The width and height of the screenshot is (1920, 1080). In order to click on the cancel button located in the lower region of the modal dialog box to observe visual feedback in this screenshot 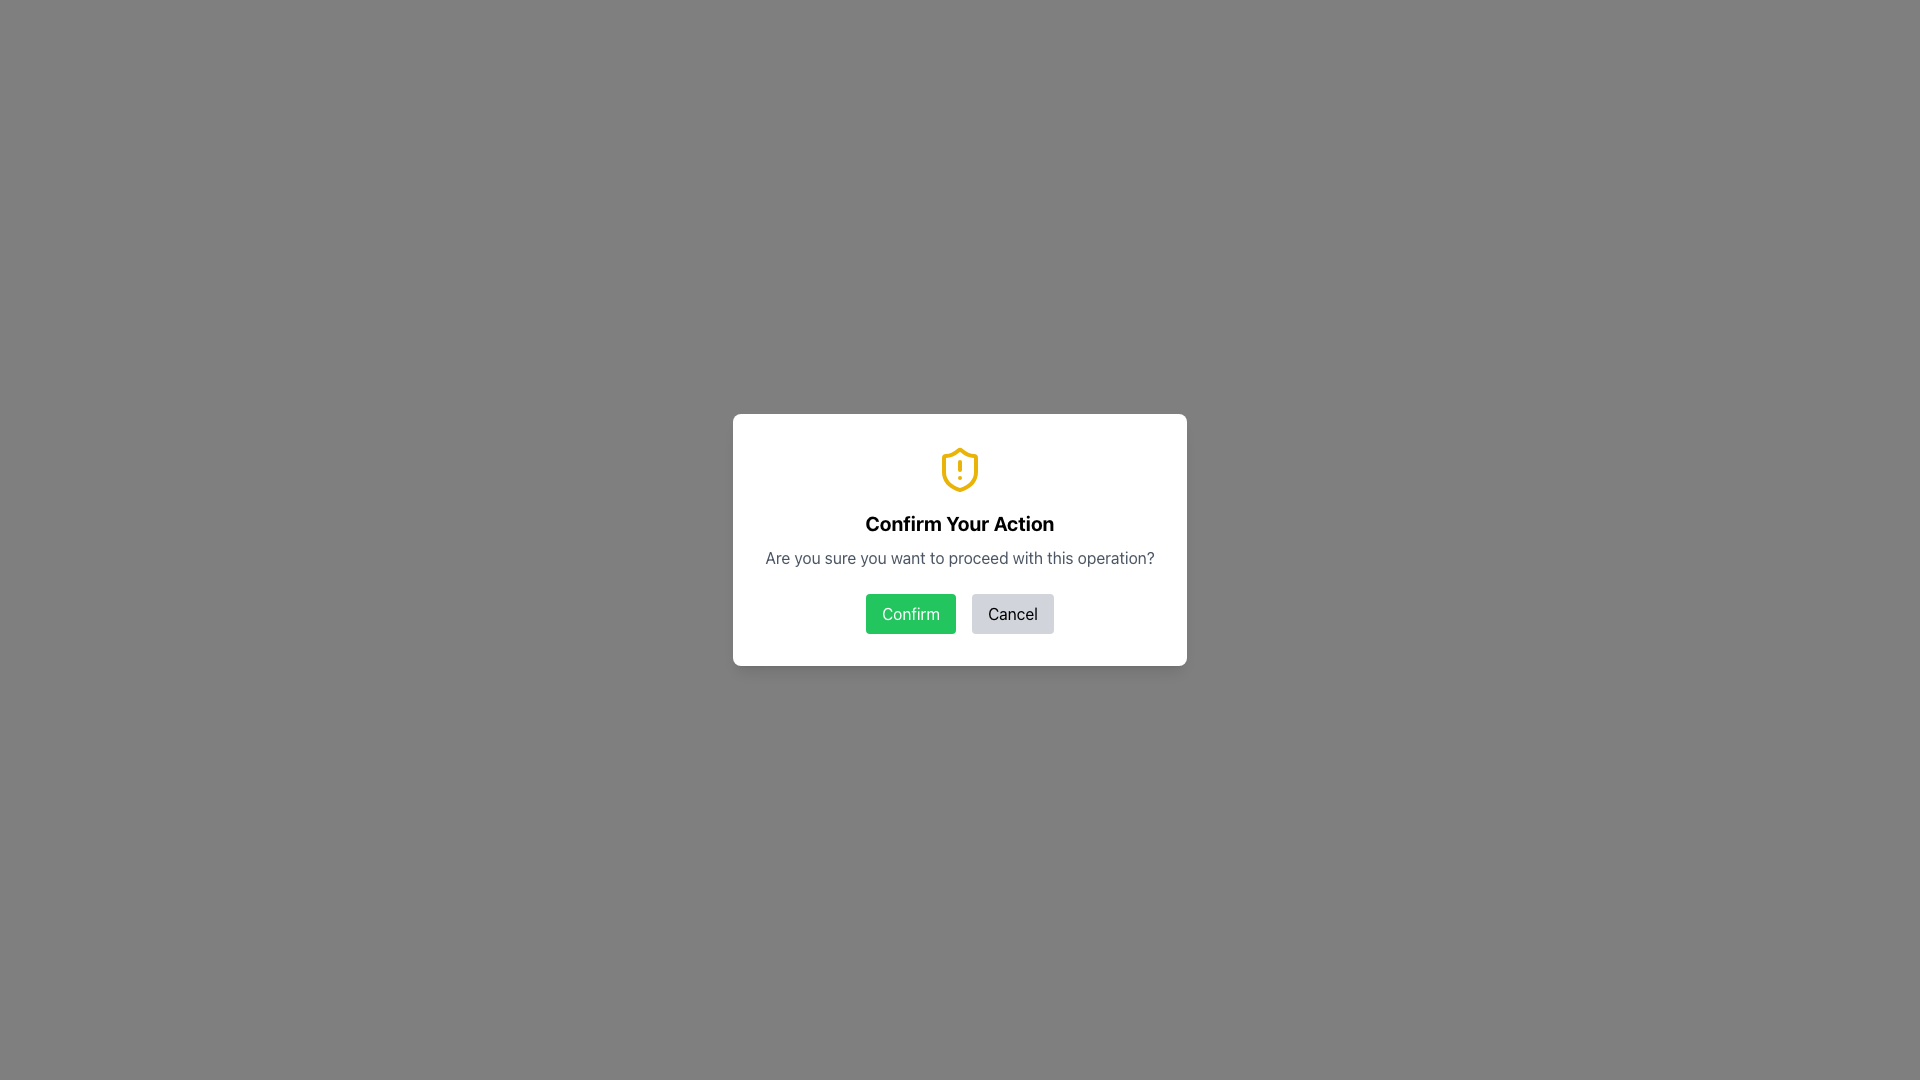, I will do `click(1012, 612)`.